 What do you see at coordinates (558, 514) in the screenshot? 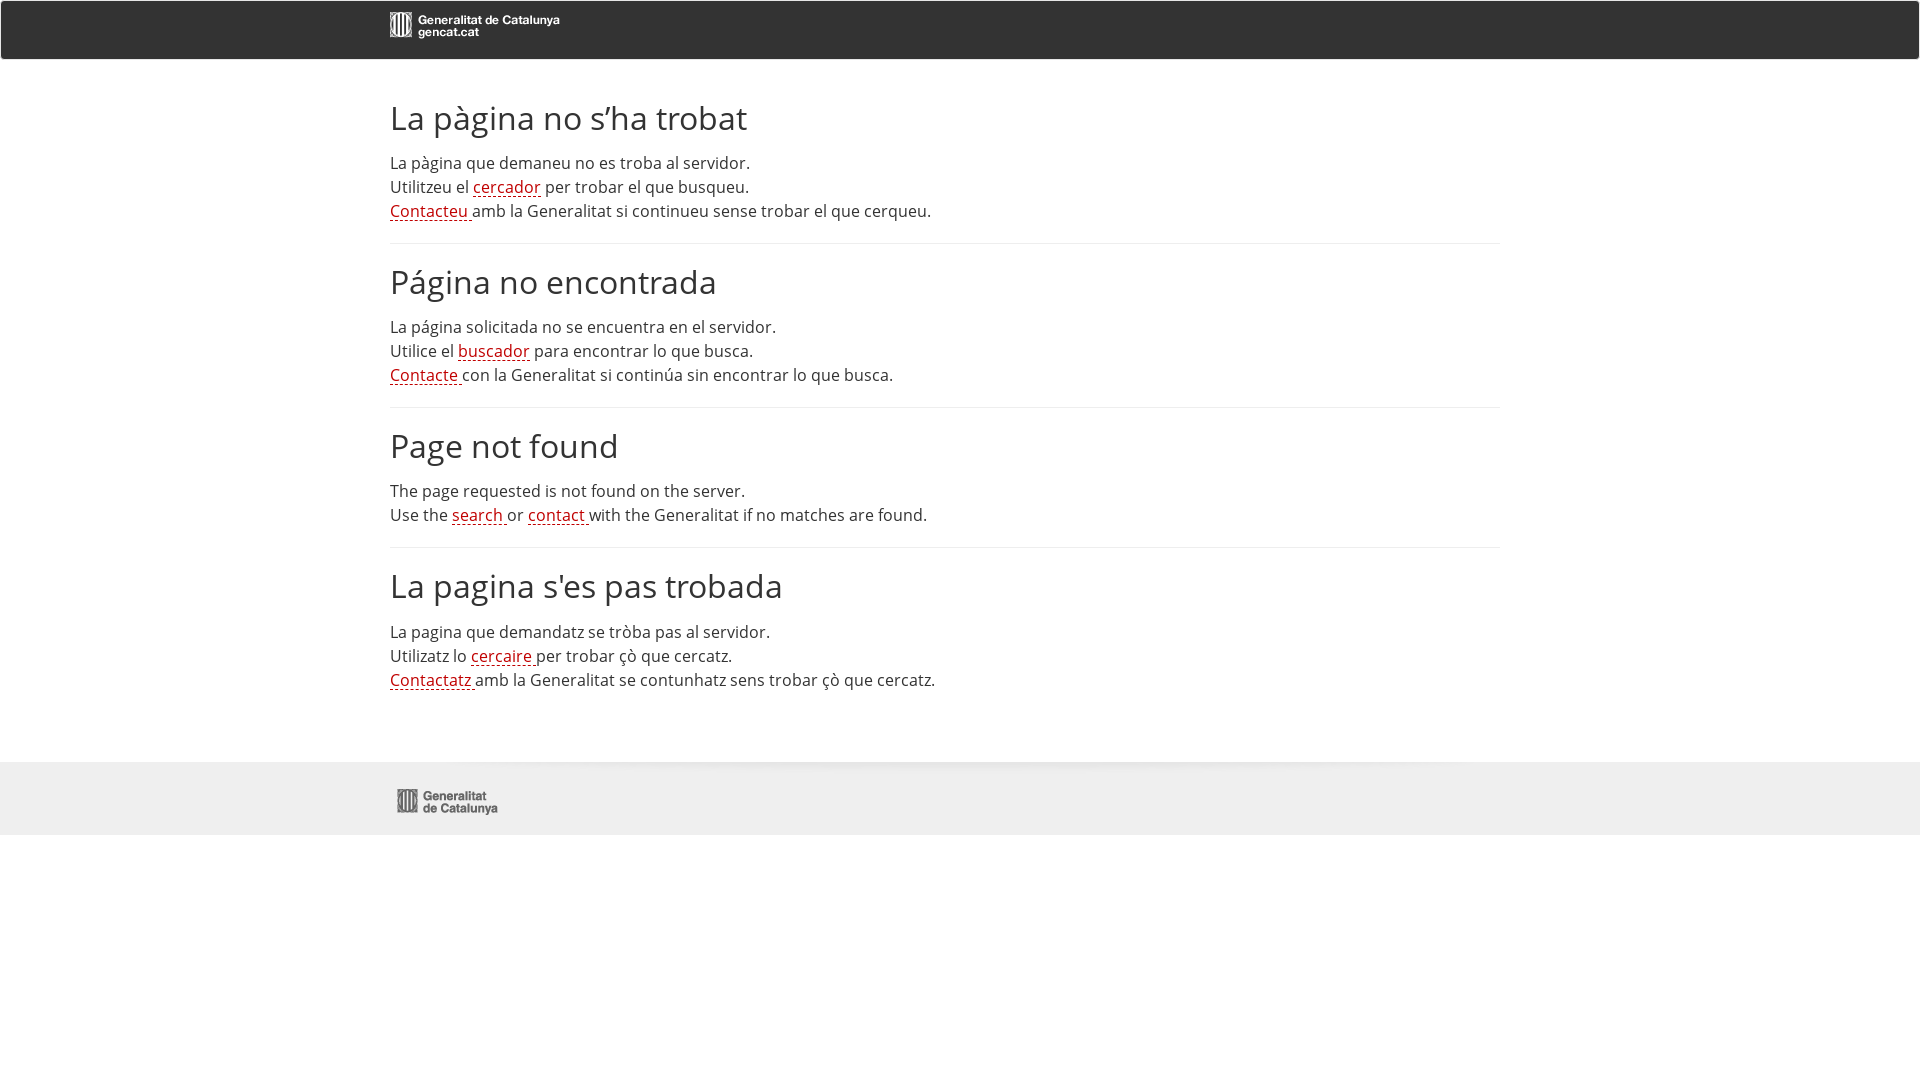
I see `'contact'` at bounding box center [558, 514].